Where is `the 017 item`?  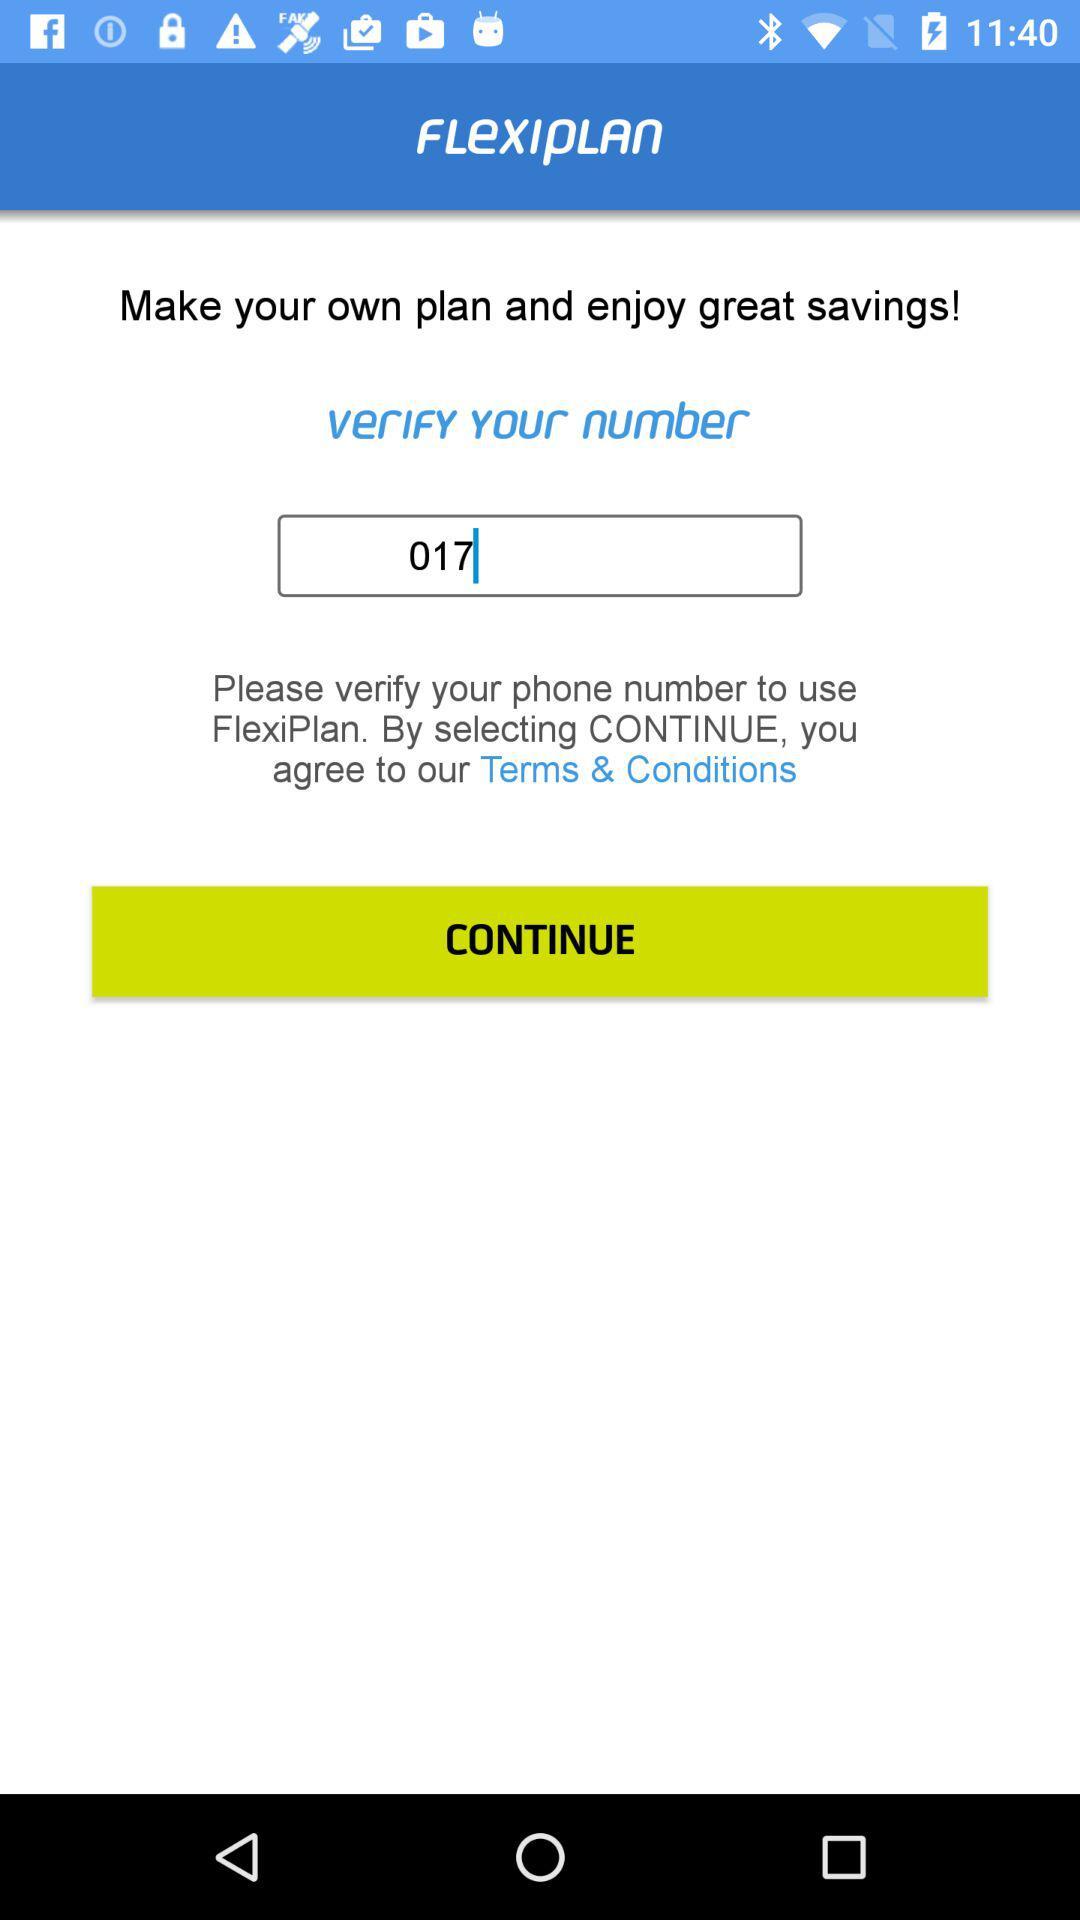 the 017 item is located at coordinates (546, 555).